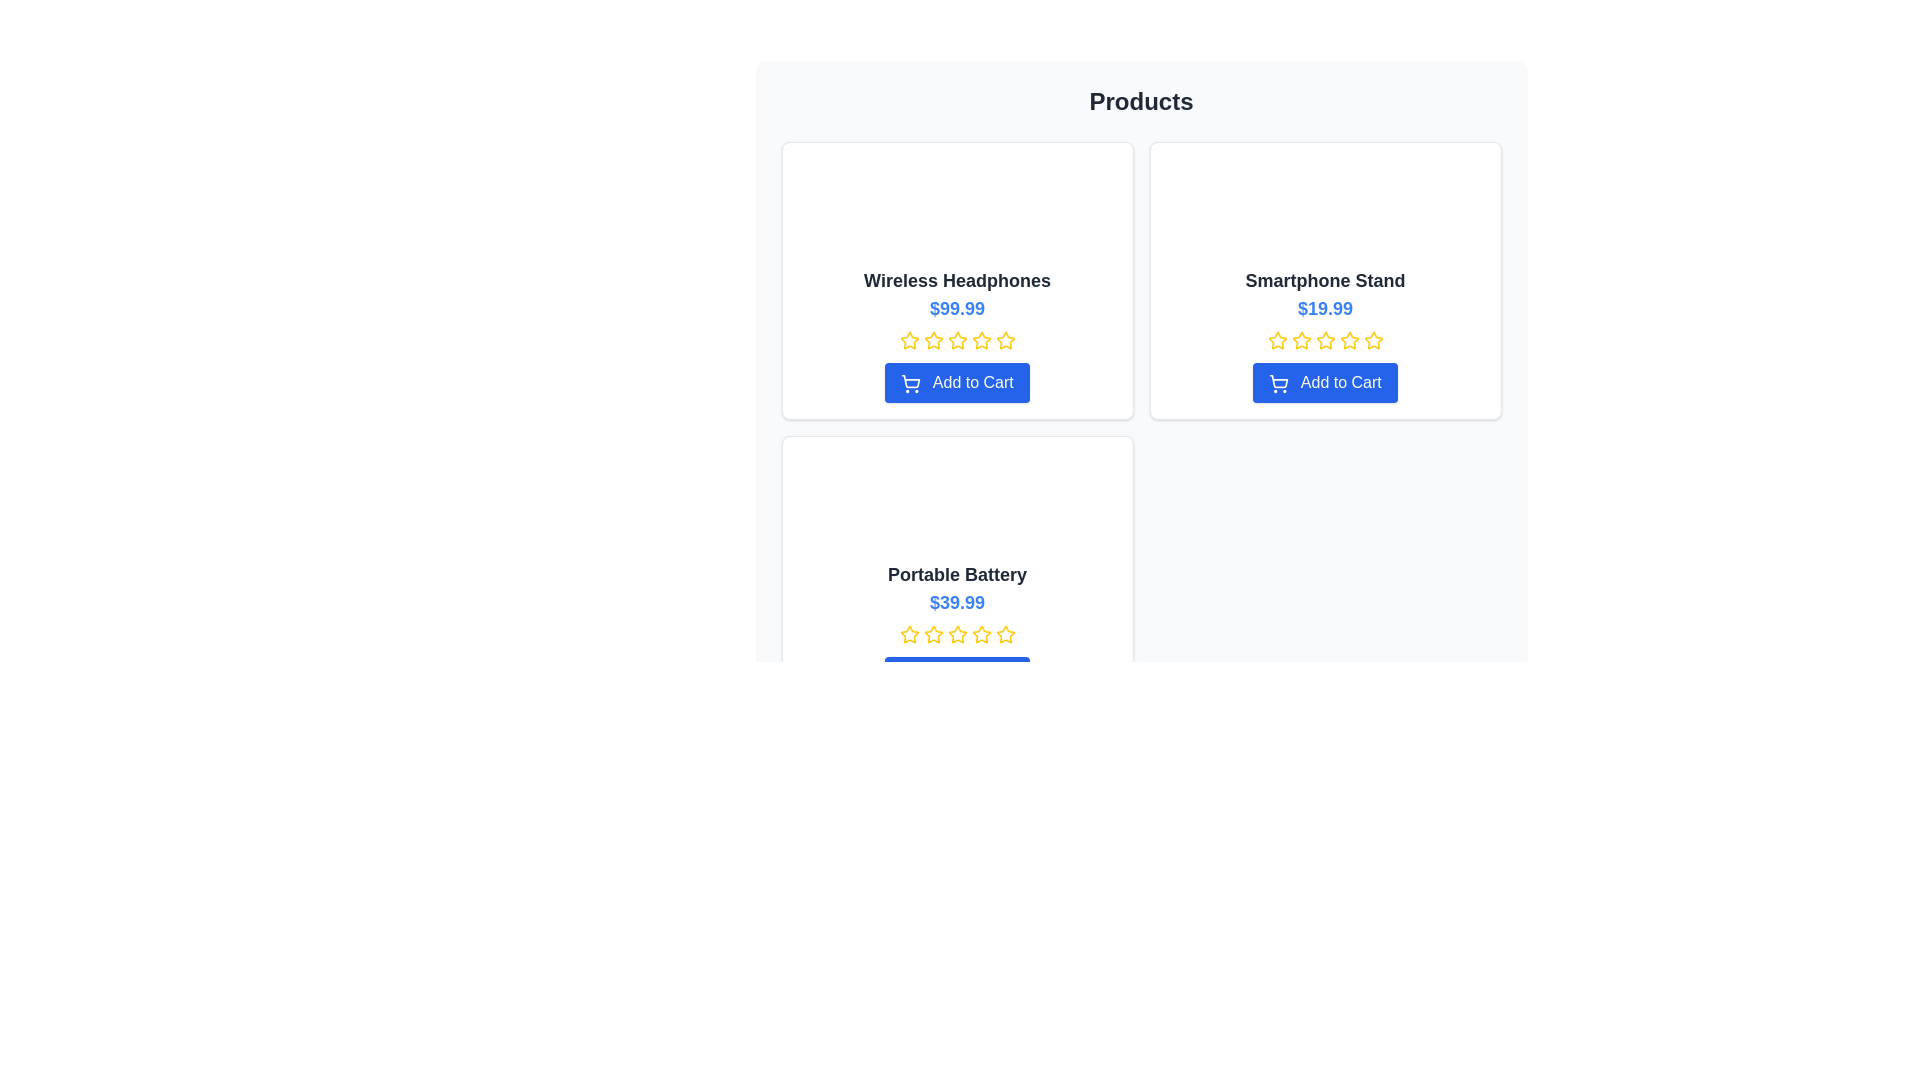  Describe the element at coordinates (932, 634) in the screenshot. I see `the second star icon in the rating indicator for the product 'Portable Battery'` at that location.